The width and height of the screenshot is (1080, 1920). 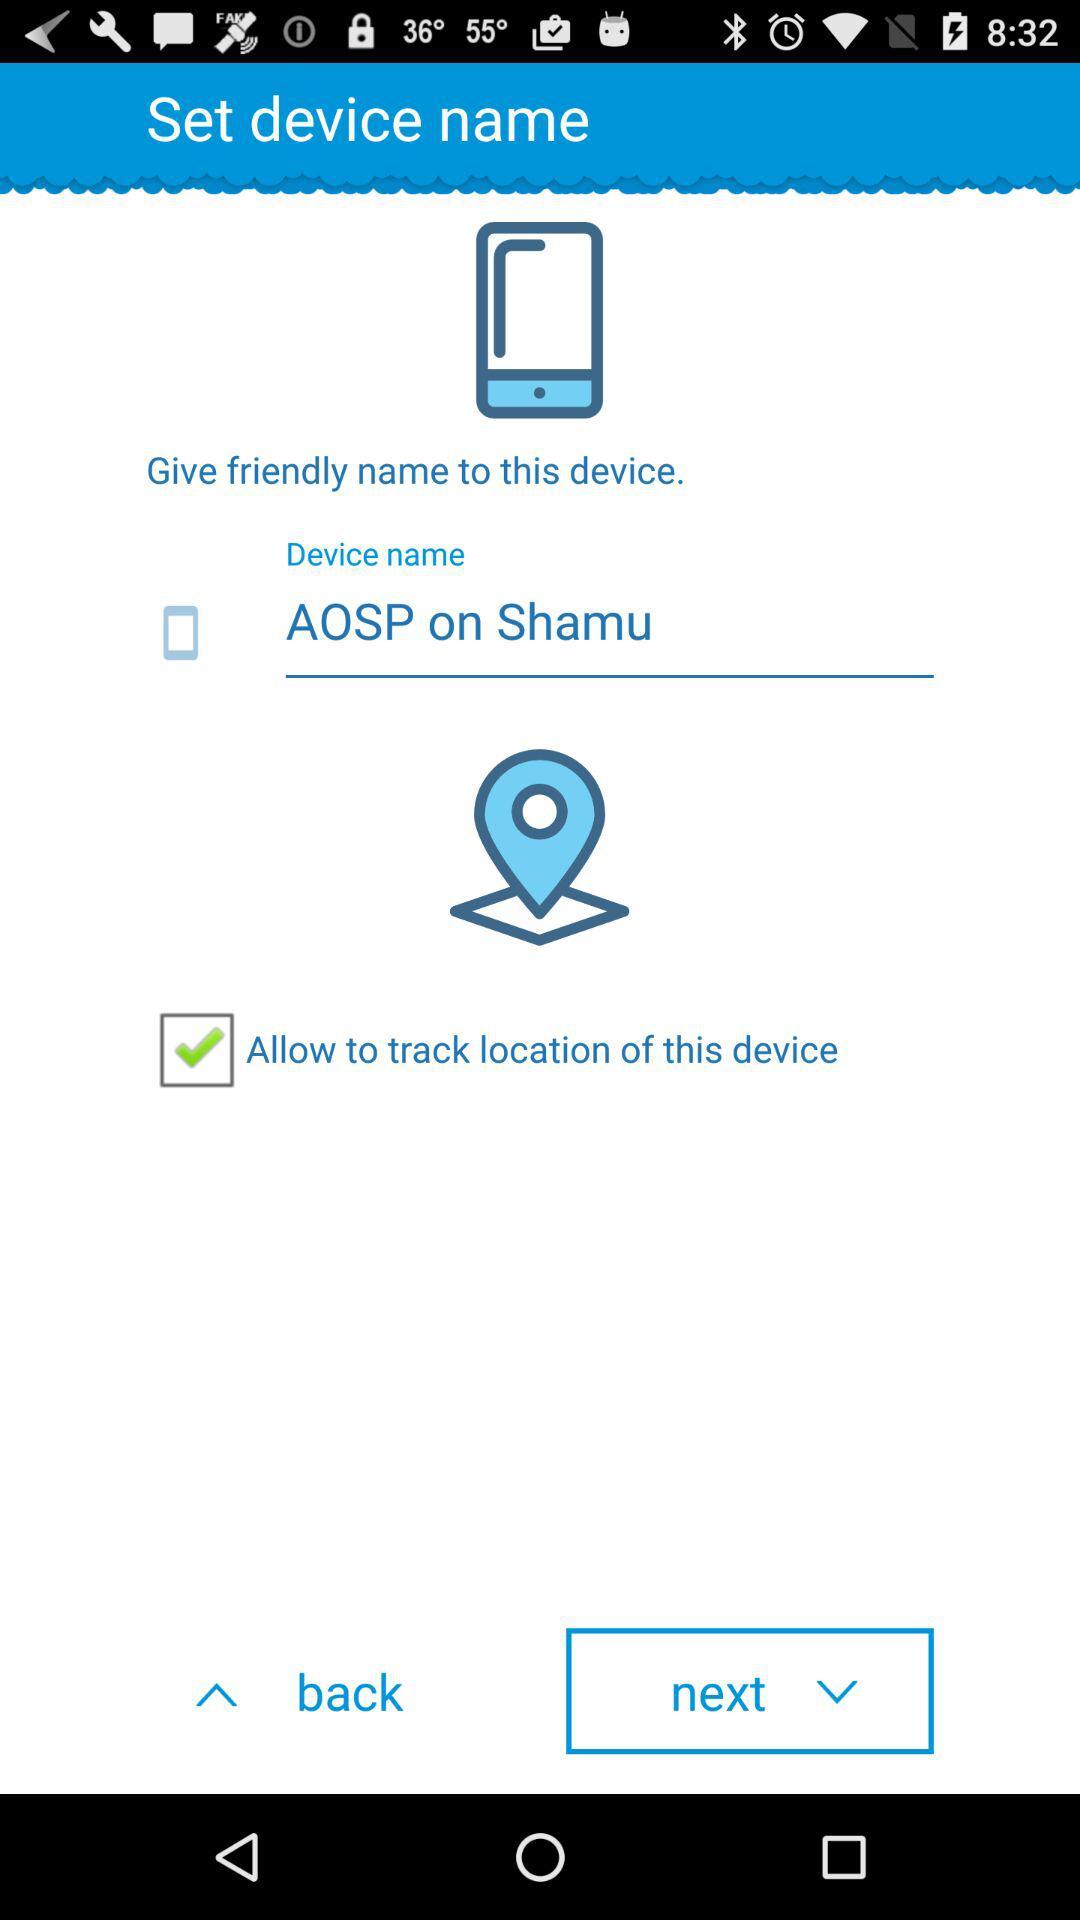 What do you see at coordinates (540, 633) in the screenshot?
I see `the item below the give friendly name icon` at bounding box center [540, 633].